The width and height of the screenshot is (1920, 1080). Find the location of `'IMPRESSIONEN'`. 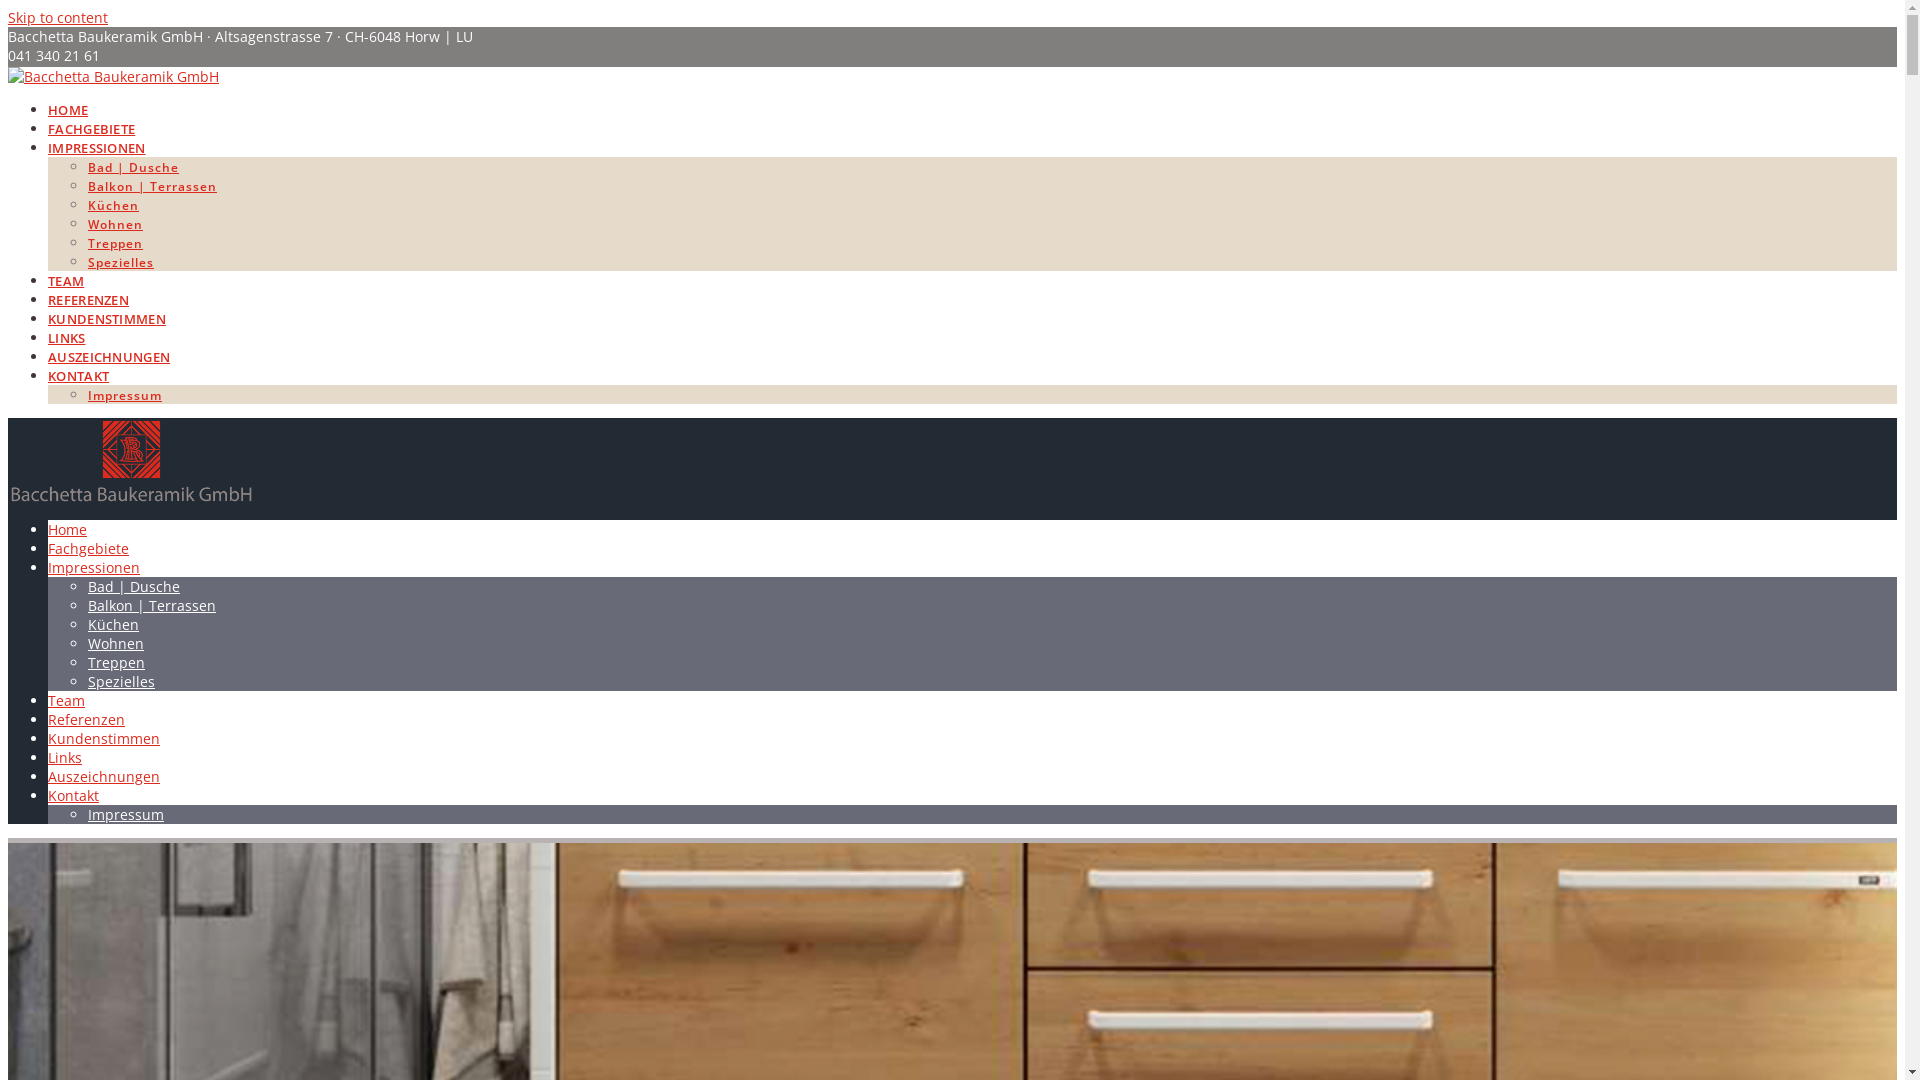

'IMPRESSIONEN' is located at coordinates (95, 147).